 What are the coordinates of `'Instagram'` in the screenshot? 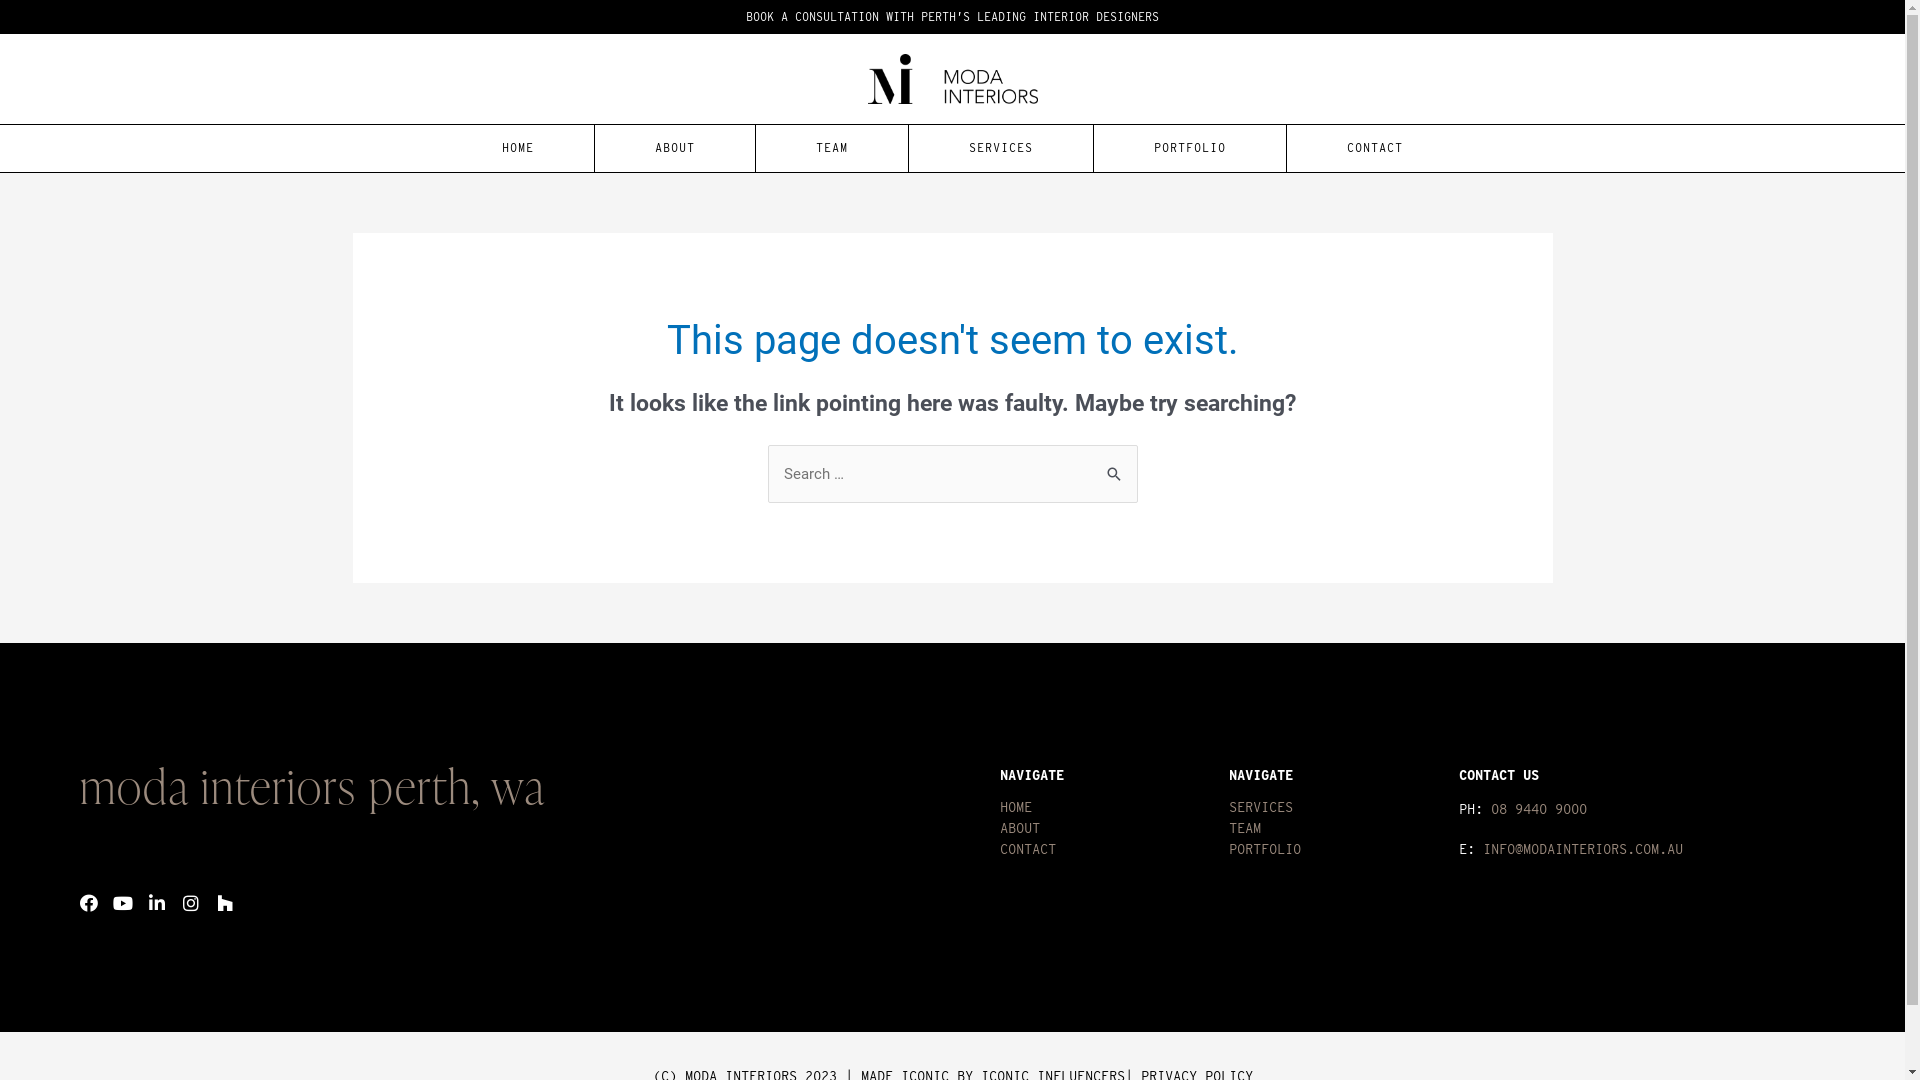 It's located at (191, 902).